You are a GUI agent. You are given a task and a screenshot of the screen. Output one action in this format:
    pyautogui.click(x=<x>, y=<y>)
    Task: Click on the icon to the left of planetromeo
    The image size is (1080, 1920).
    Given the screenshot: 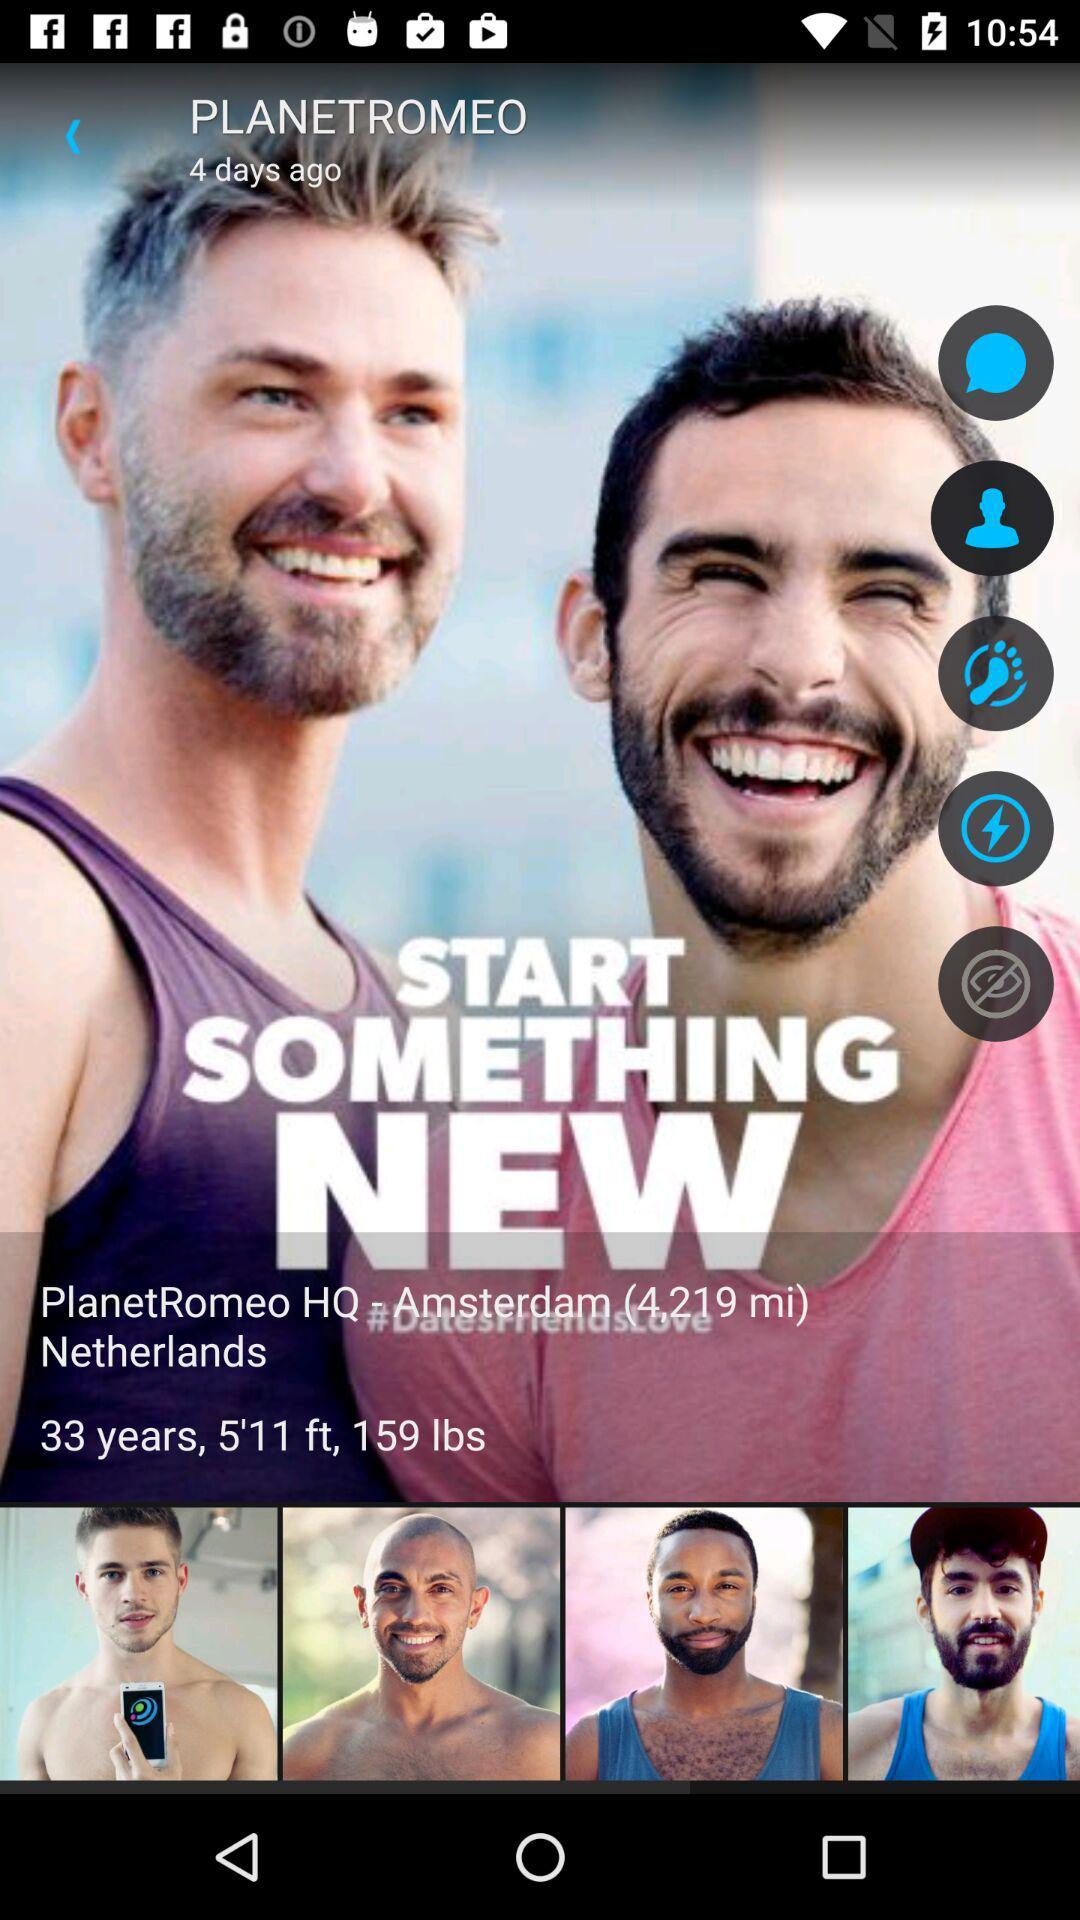 What is the action you would take?
    pyautogui.click(x=72, y=135)
    